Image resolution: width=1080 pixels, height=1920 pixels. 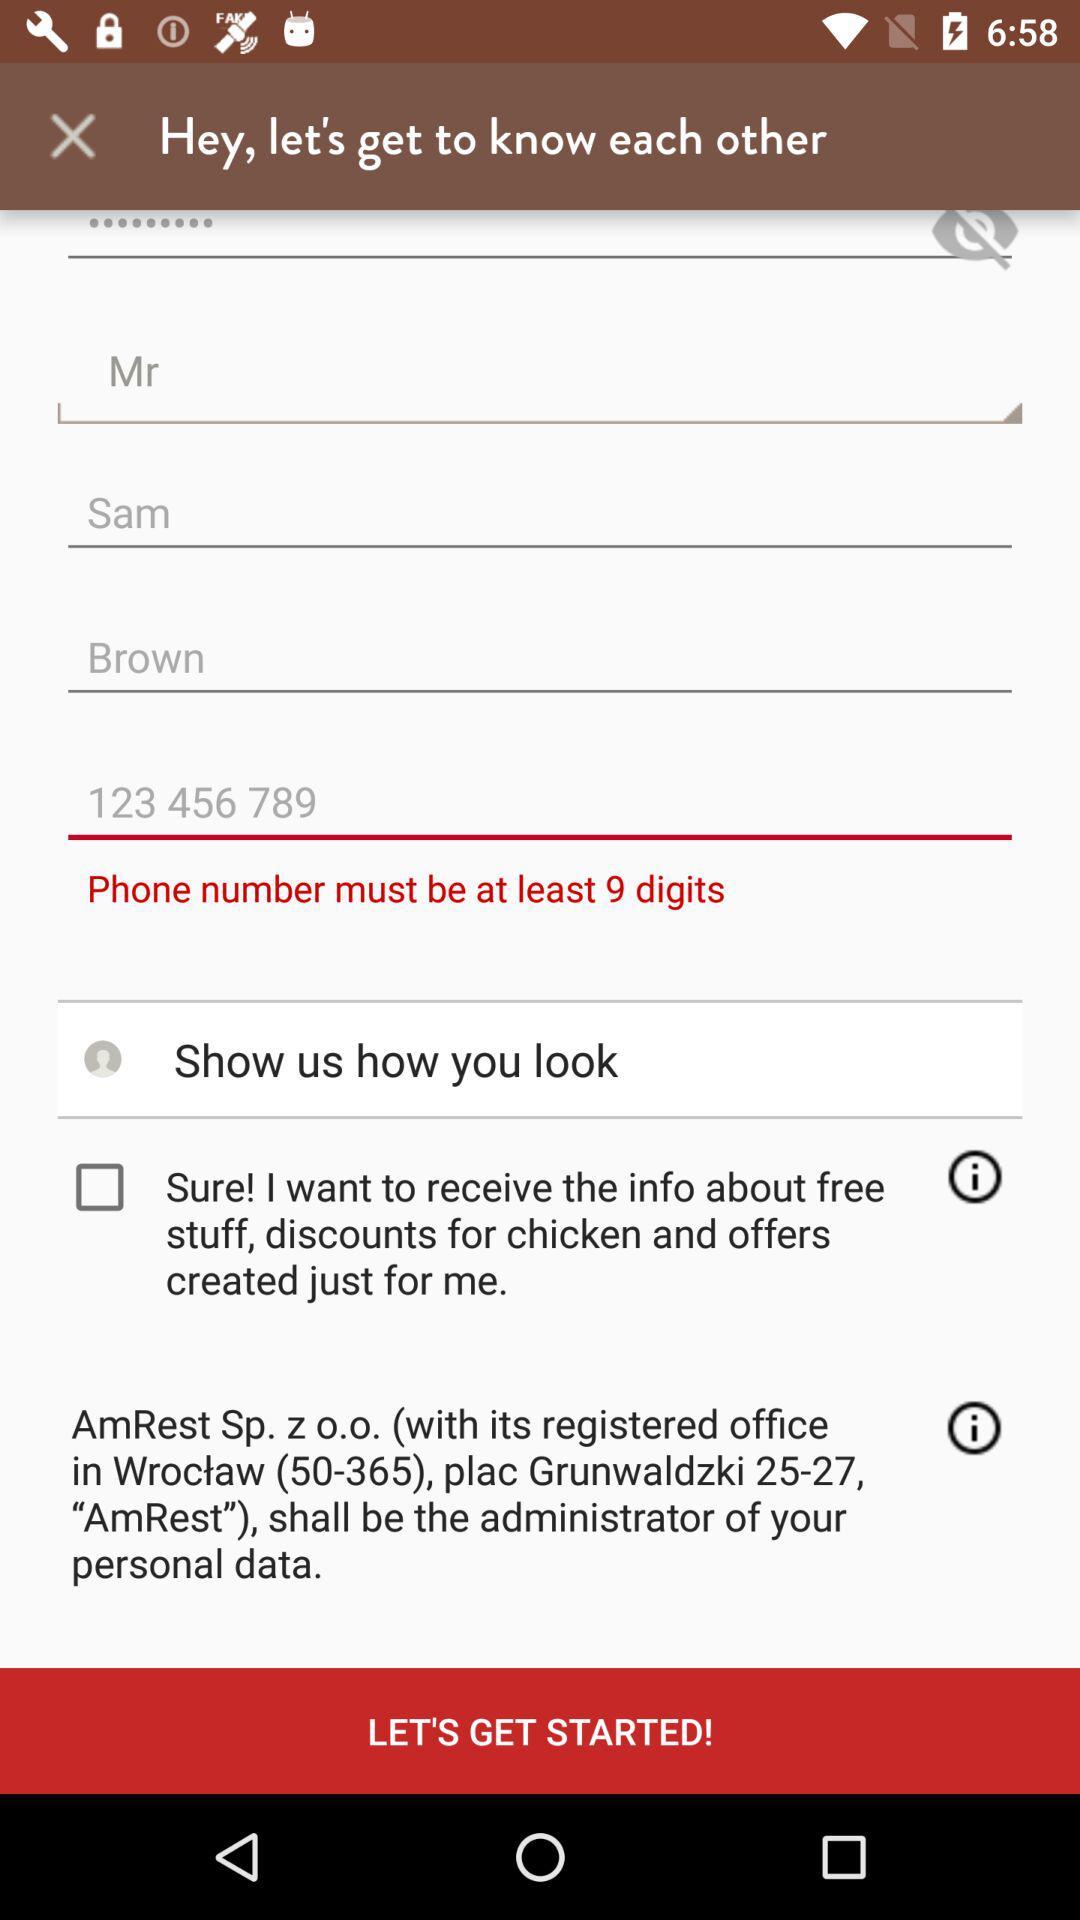 What do you see at coordinates (104, 1187) in the screenshot?
I see `the item next to the sure i want icon` at bounding box center [104, 1187].